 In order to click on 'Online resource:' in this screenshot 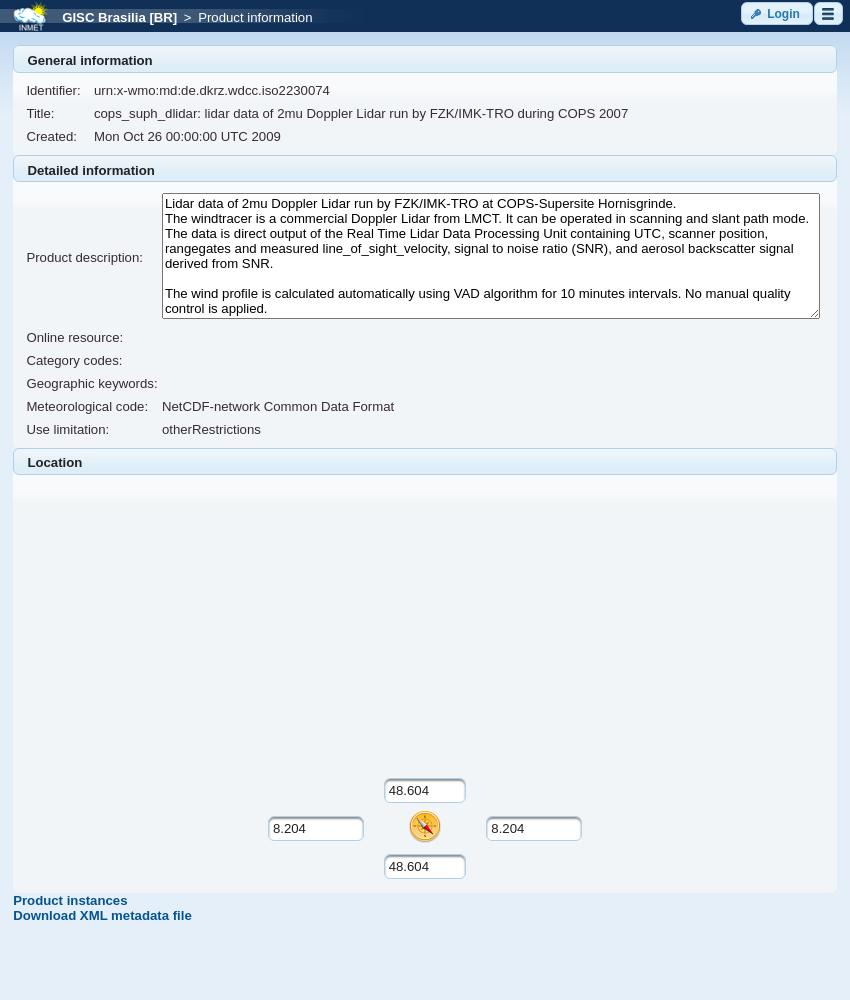, I will do `click(74, 336)`.